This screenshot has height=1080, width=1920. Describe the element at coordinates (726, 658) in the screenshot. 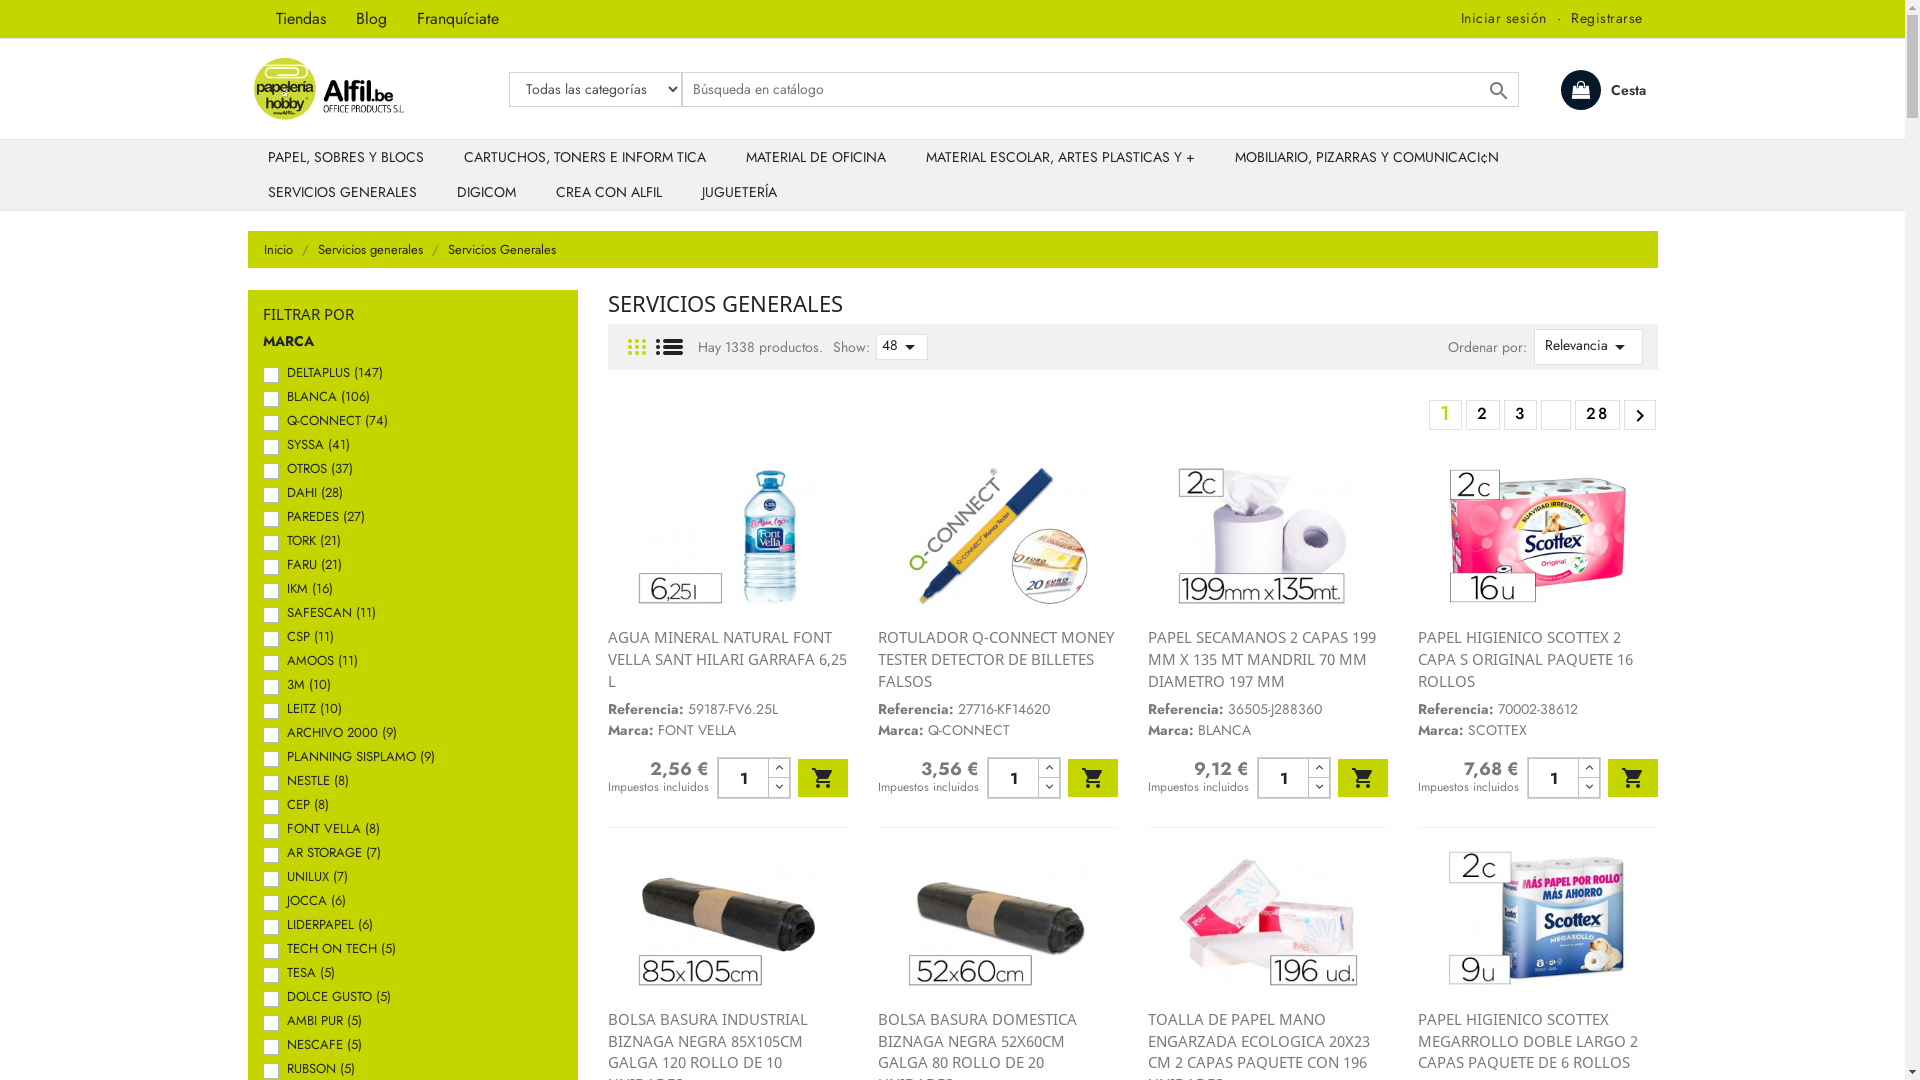

I see `'AGUA MINERAL NATURAL FONT VELLA SANT HILARI GARRAFA 6,25 L'` at that location.